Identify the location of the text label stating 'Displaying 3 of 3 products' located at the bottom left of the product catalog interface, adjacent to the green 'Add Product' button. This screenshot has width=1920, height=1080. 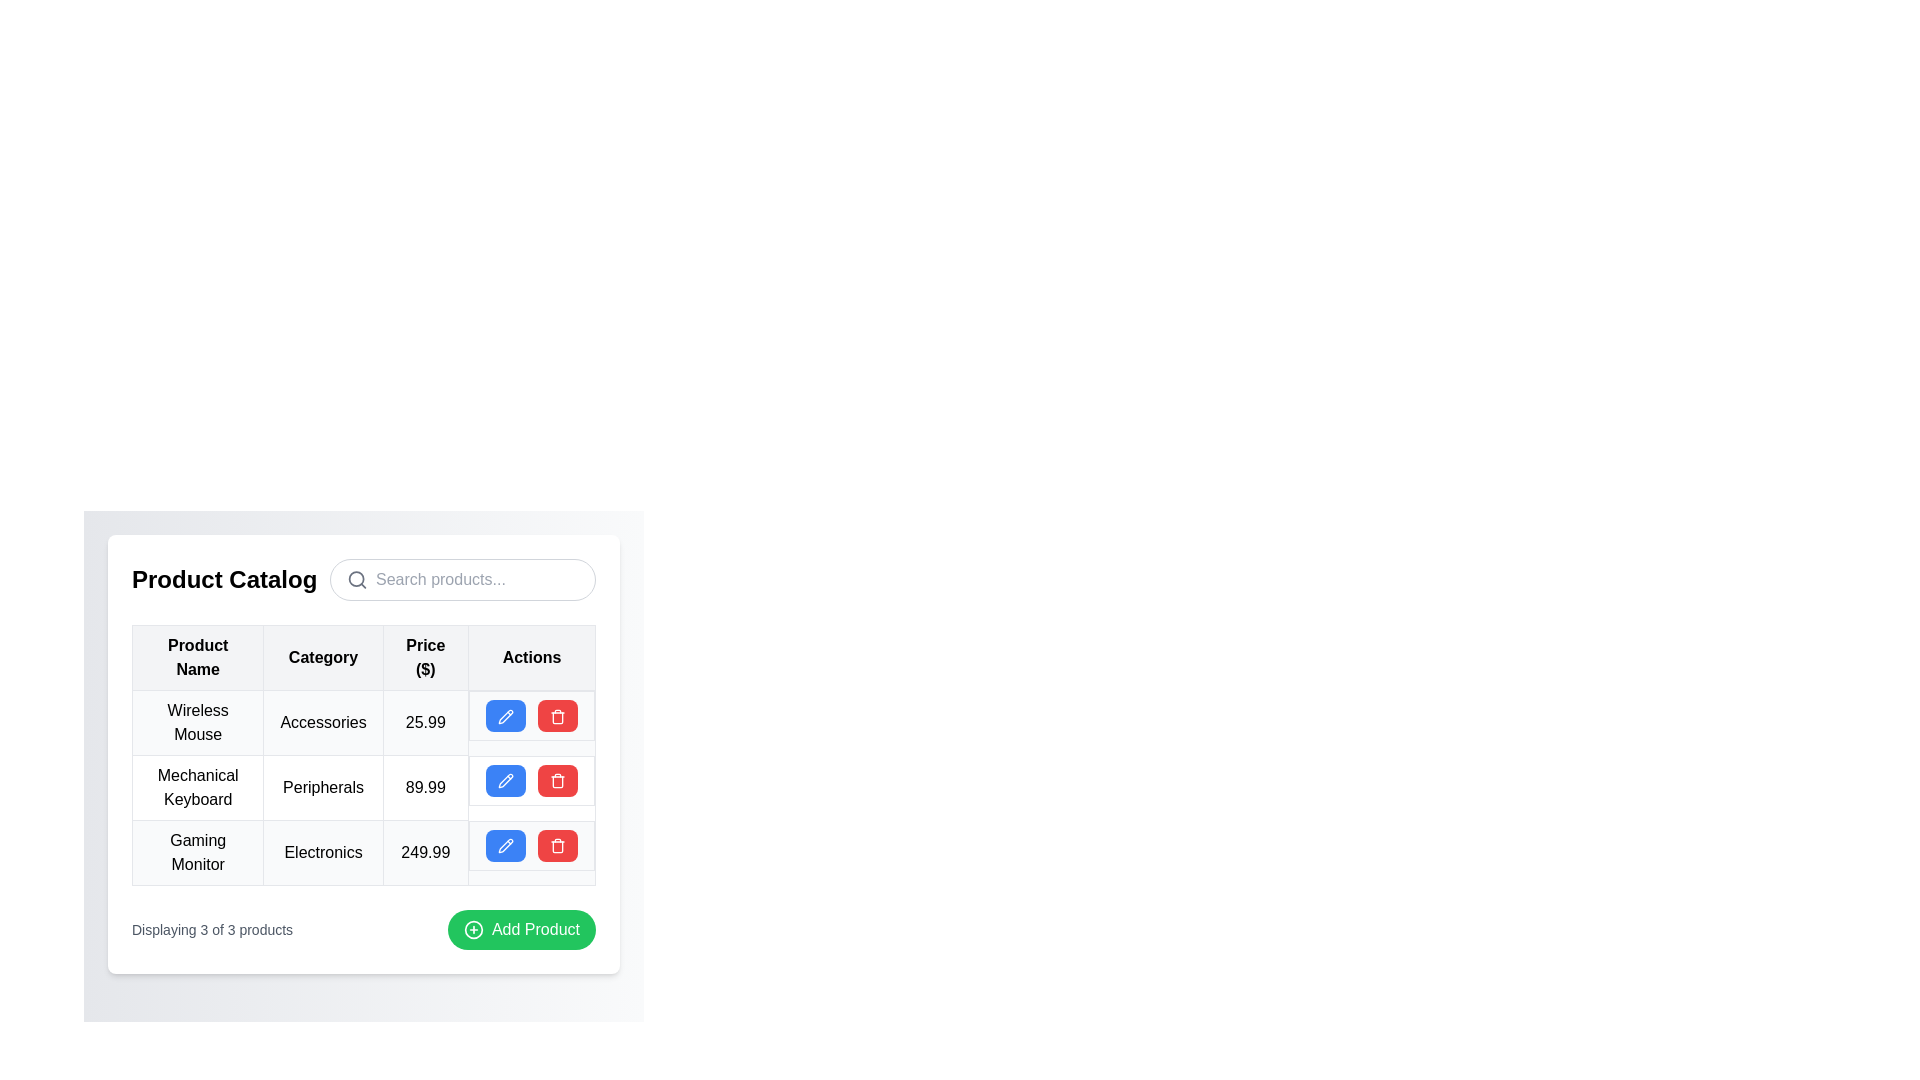
(212, 929).